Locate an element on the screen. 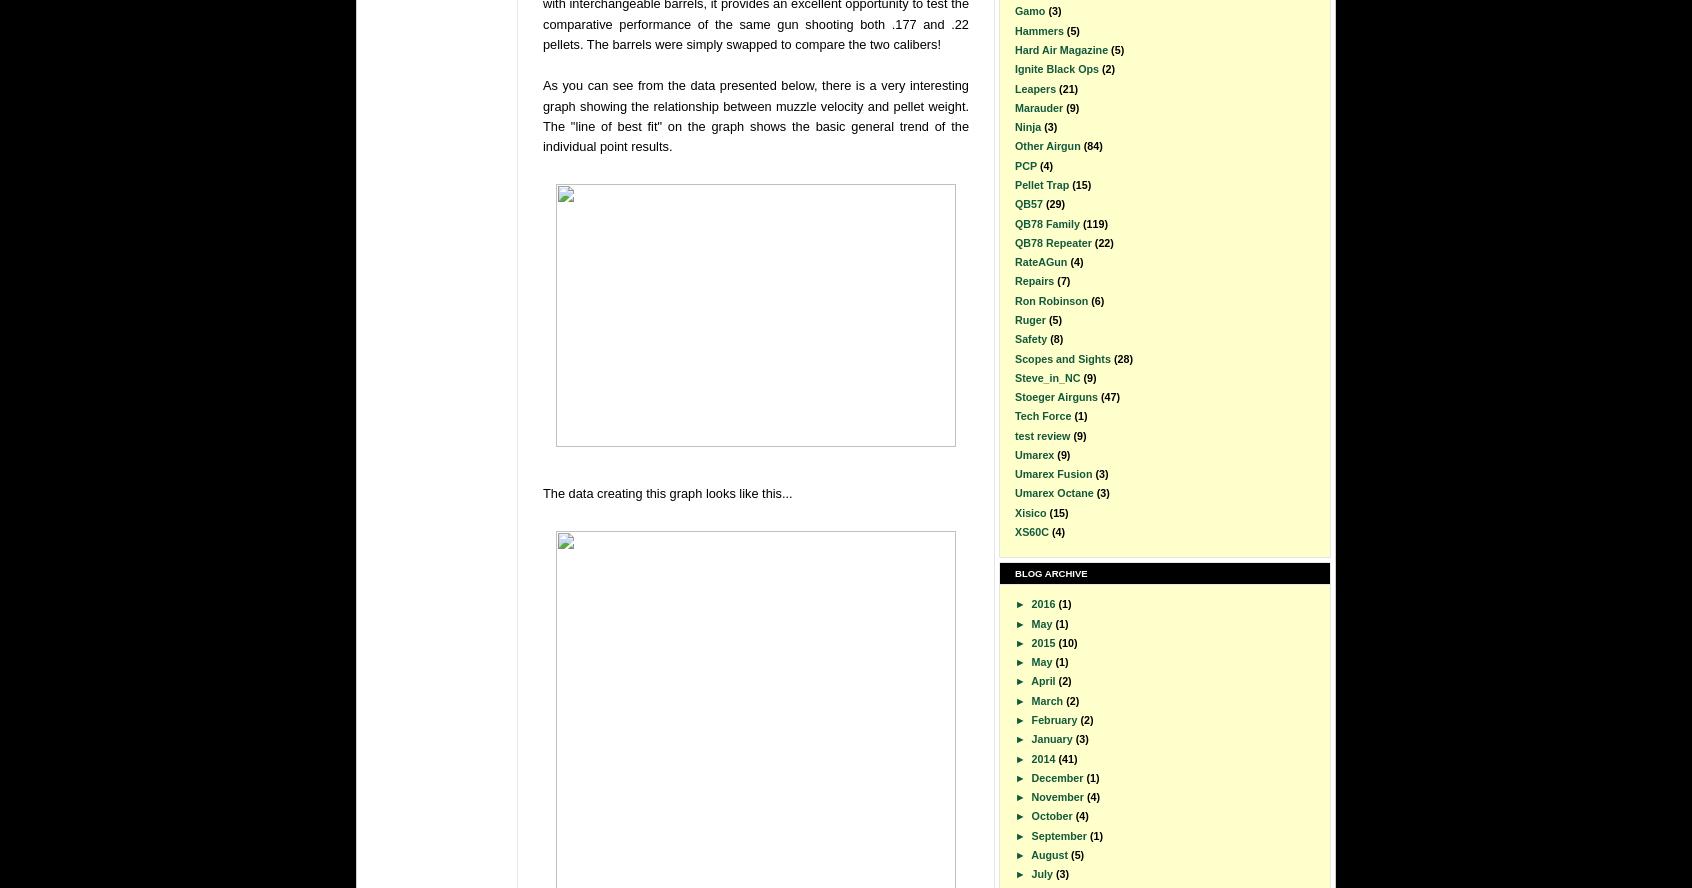  'Tech Force' is located at coordinates (1014, 415).